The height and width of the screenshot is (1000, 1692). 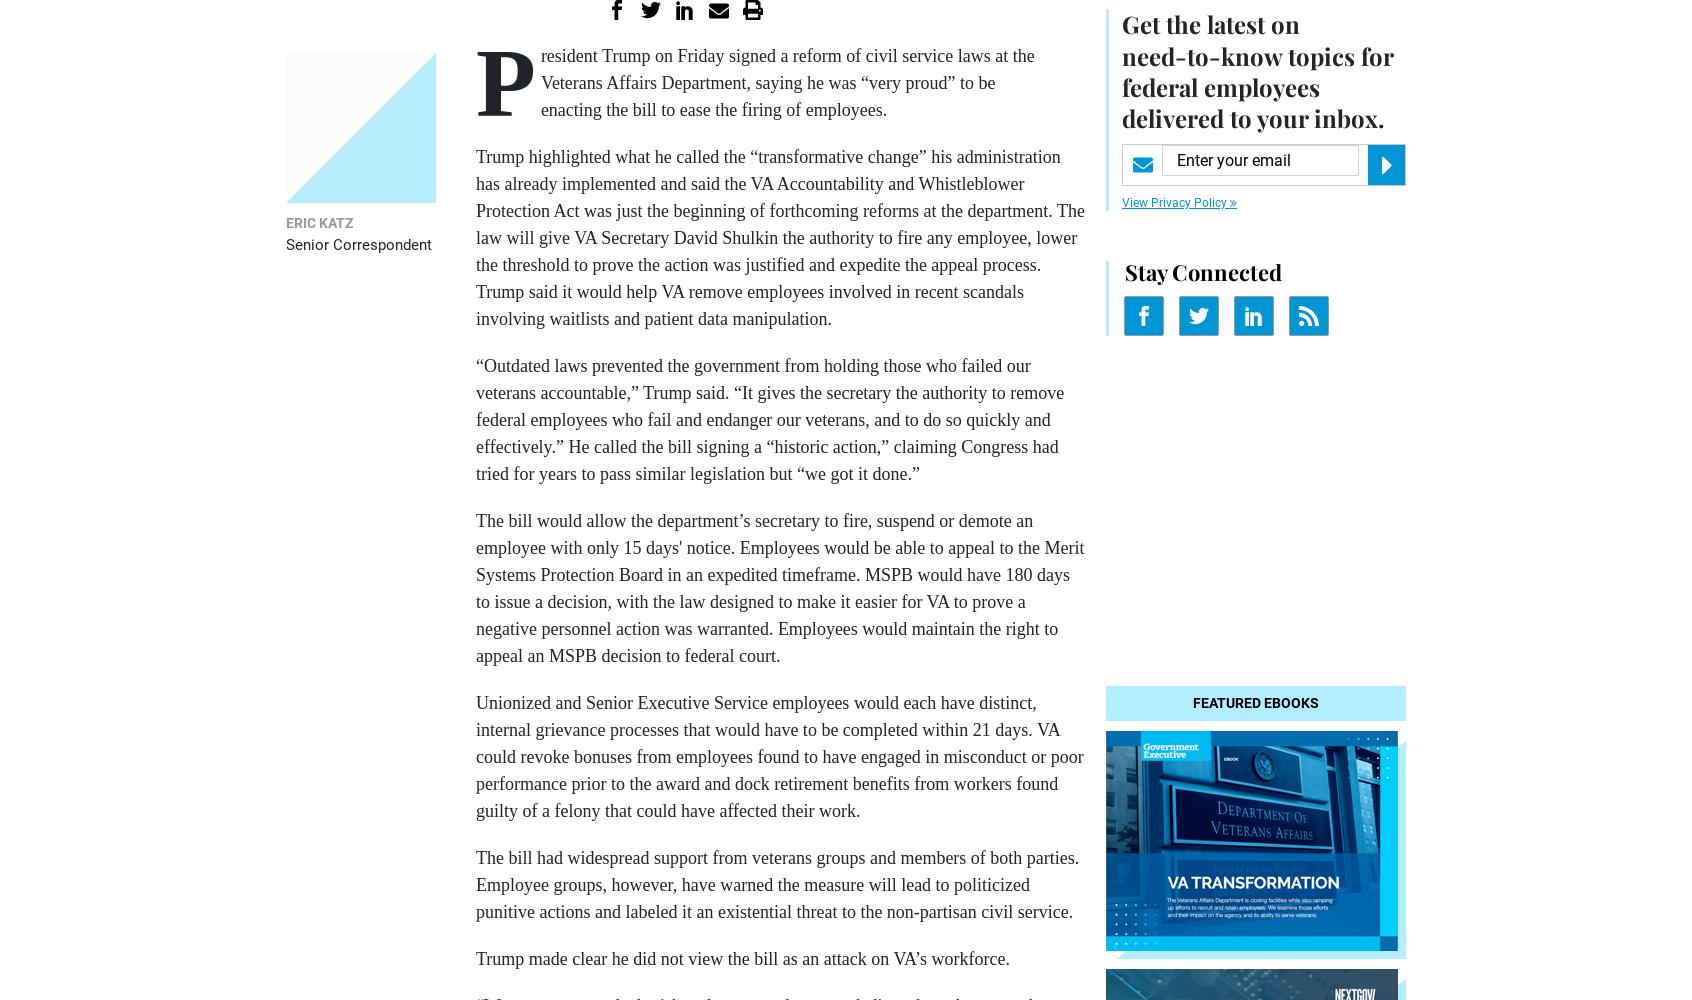 What do you see at coordinates (1257, 85) in the screenshot?
I see `'topics for federal employees delivered to your inbox.'` at bounding box center [1257, 85].